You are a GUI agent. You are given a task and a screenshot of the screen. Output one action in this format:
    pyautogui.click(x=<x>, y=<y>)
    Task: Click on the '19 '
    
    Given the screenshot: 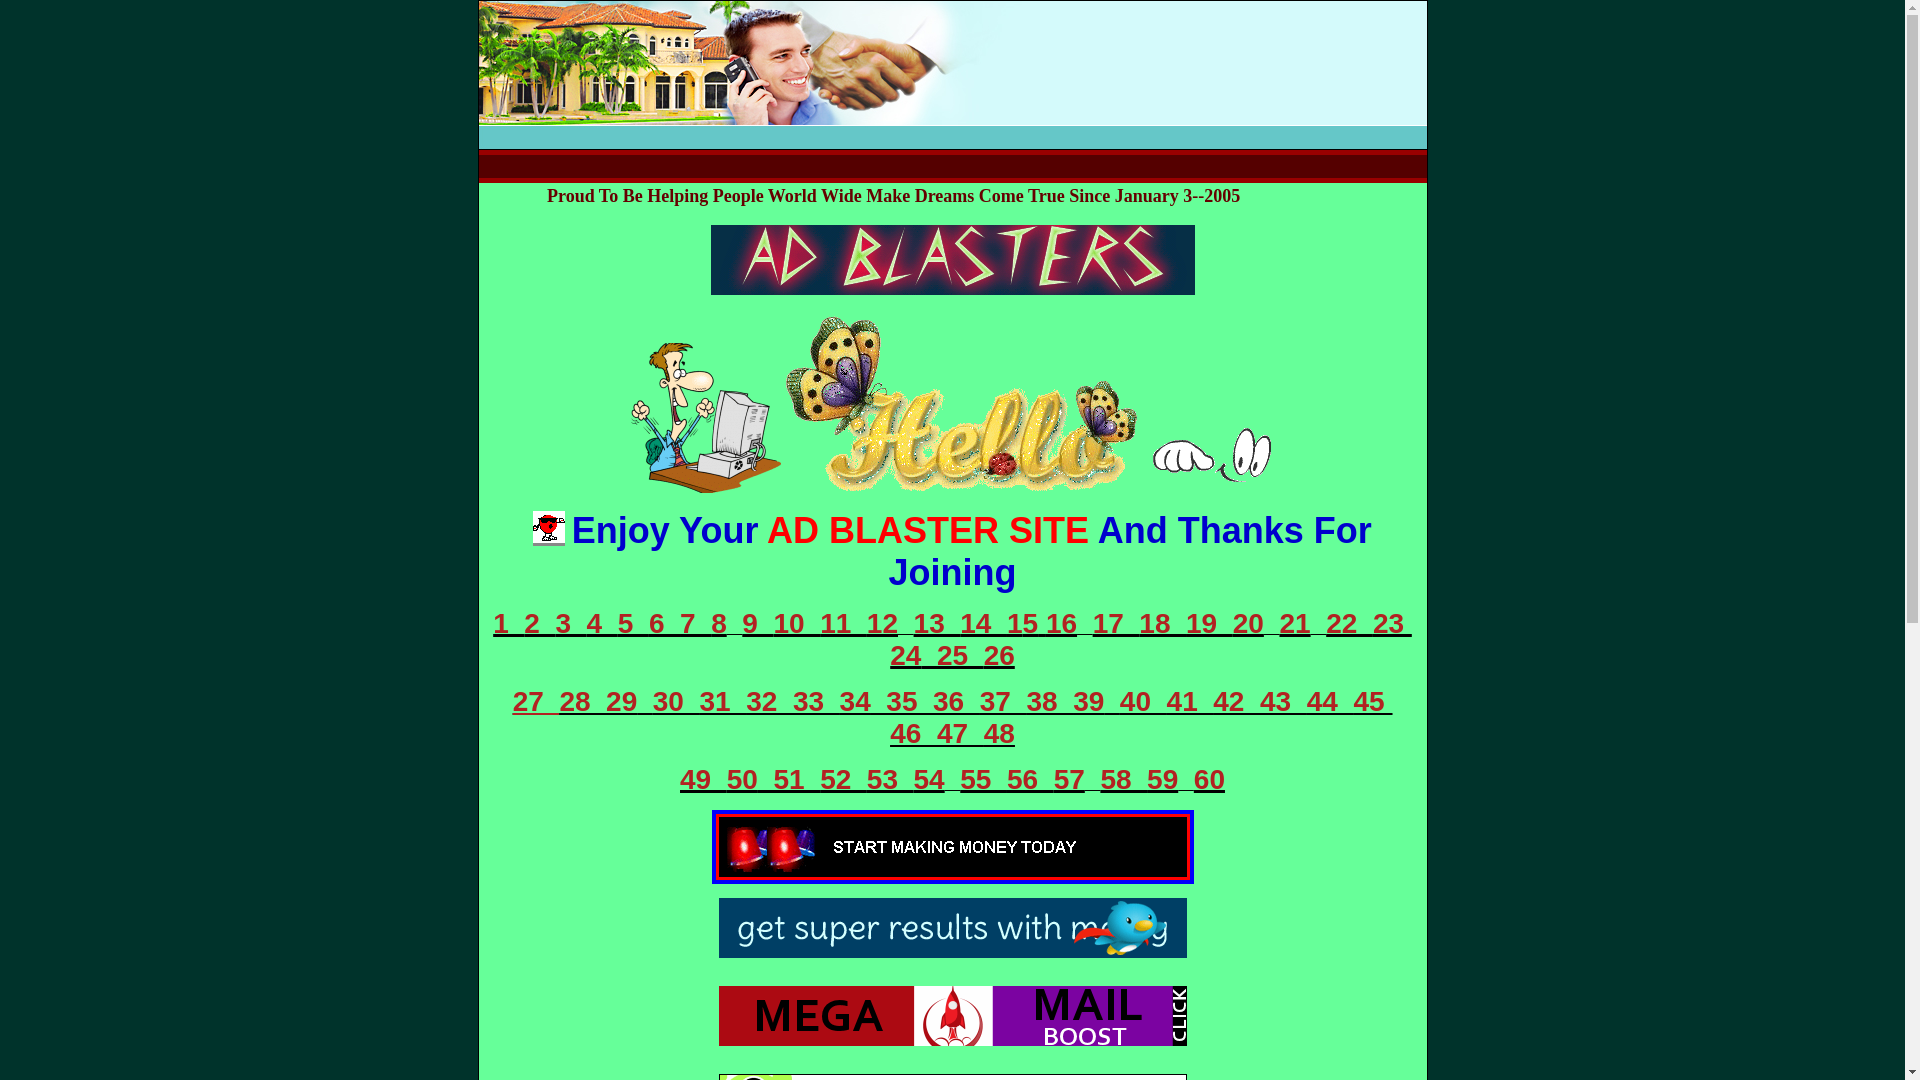 What is the action you would take?
    pyautogui.click(x=1208, y=622)
    